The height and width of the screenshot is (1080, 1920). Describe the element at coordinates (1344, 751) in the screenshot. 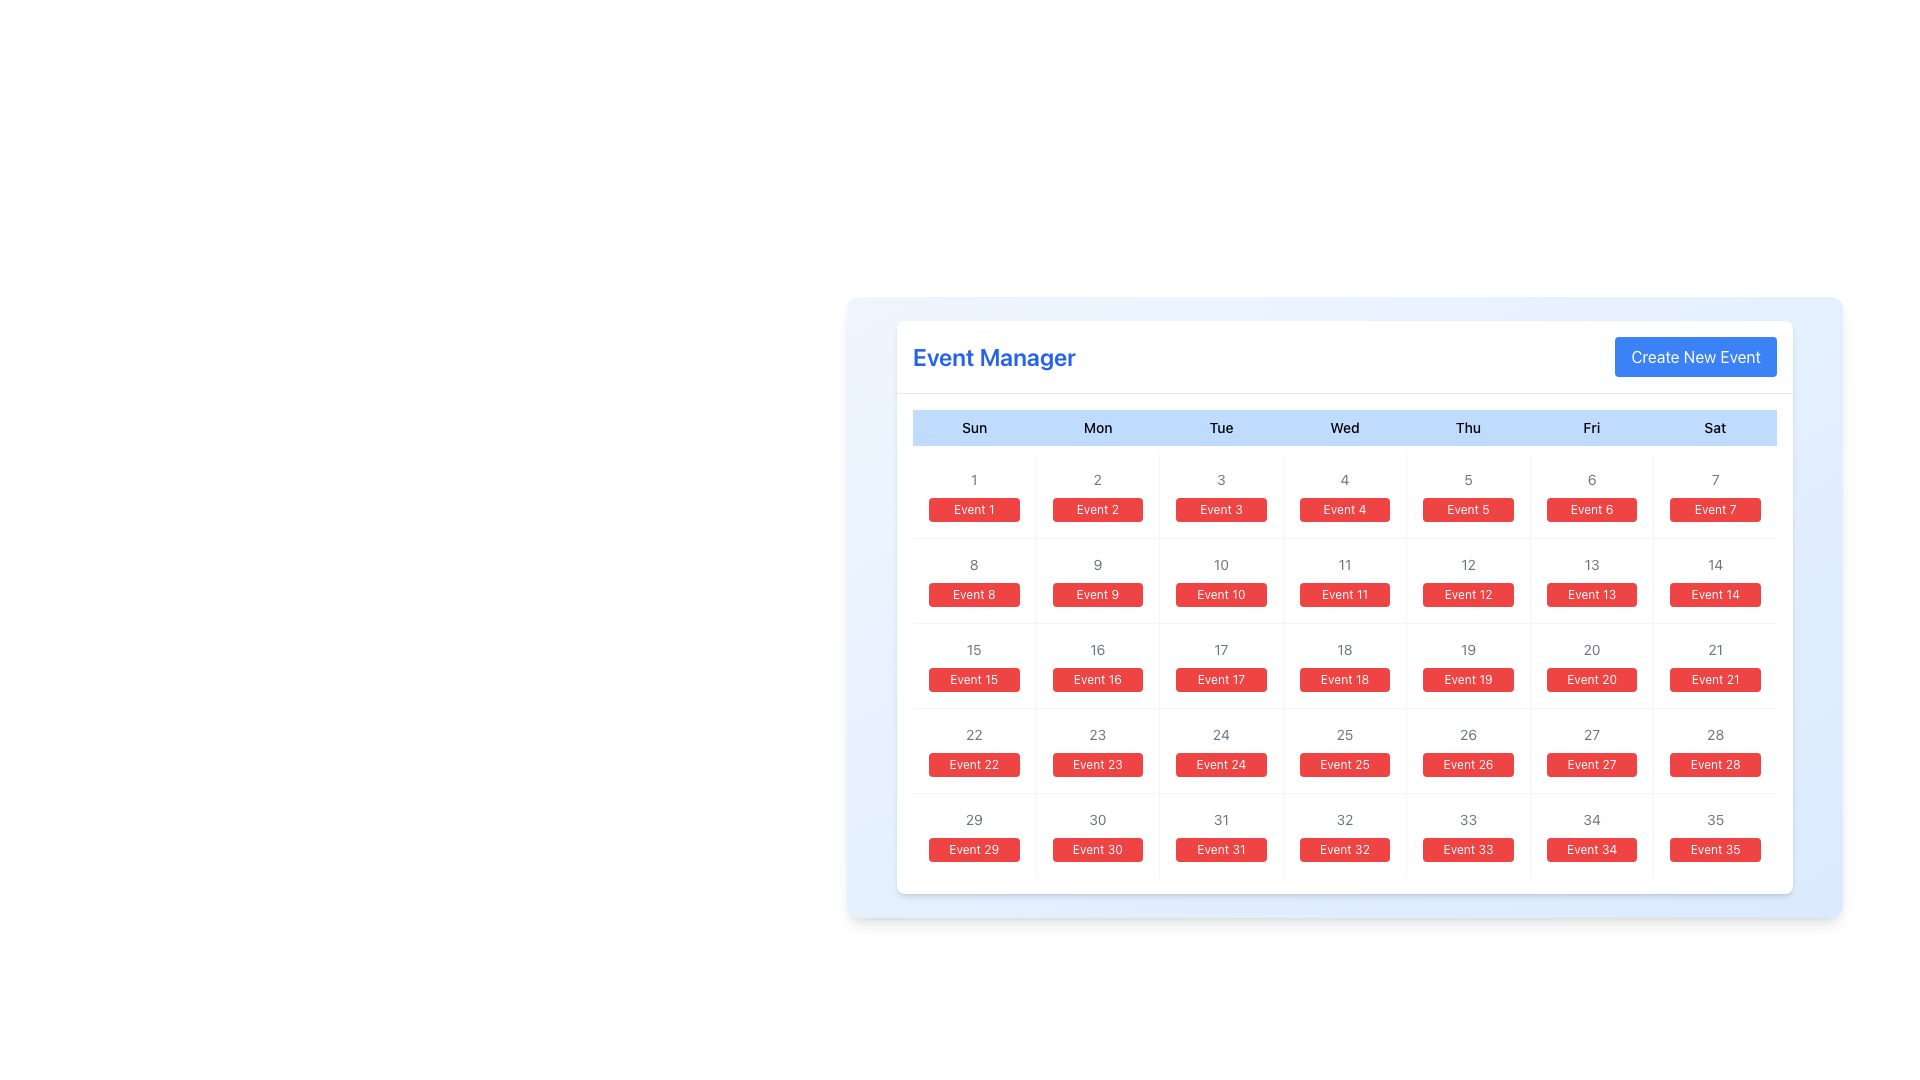

I see `the Calendar date cell in the seventh row and third column containing the number '25' and the button 'Event 25'` at that location.